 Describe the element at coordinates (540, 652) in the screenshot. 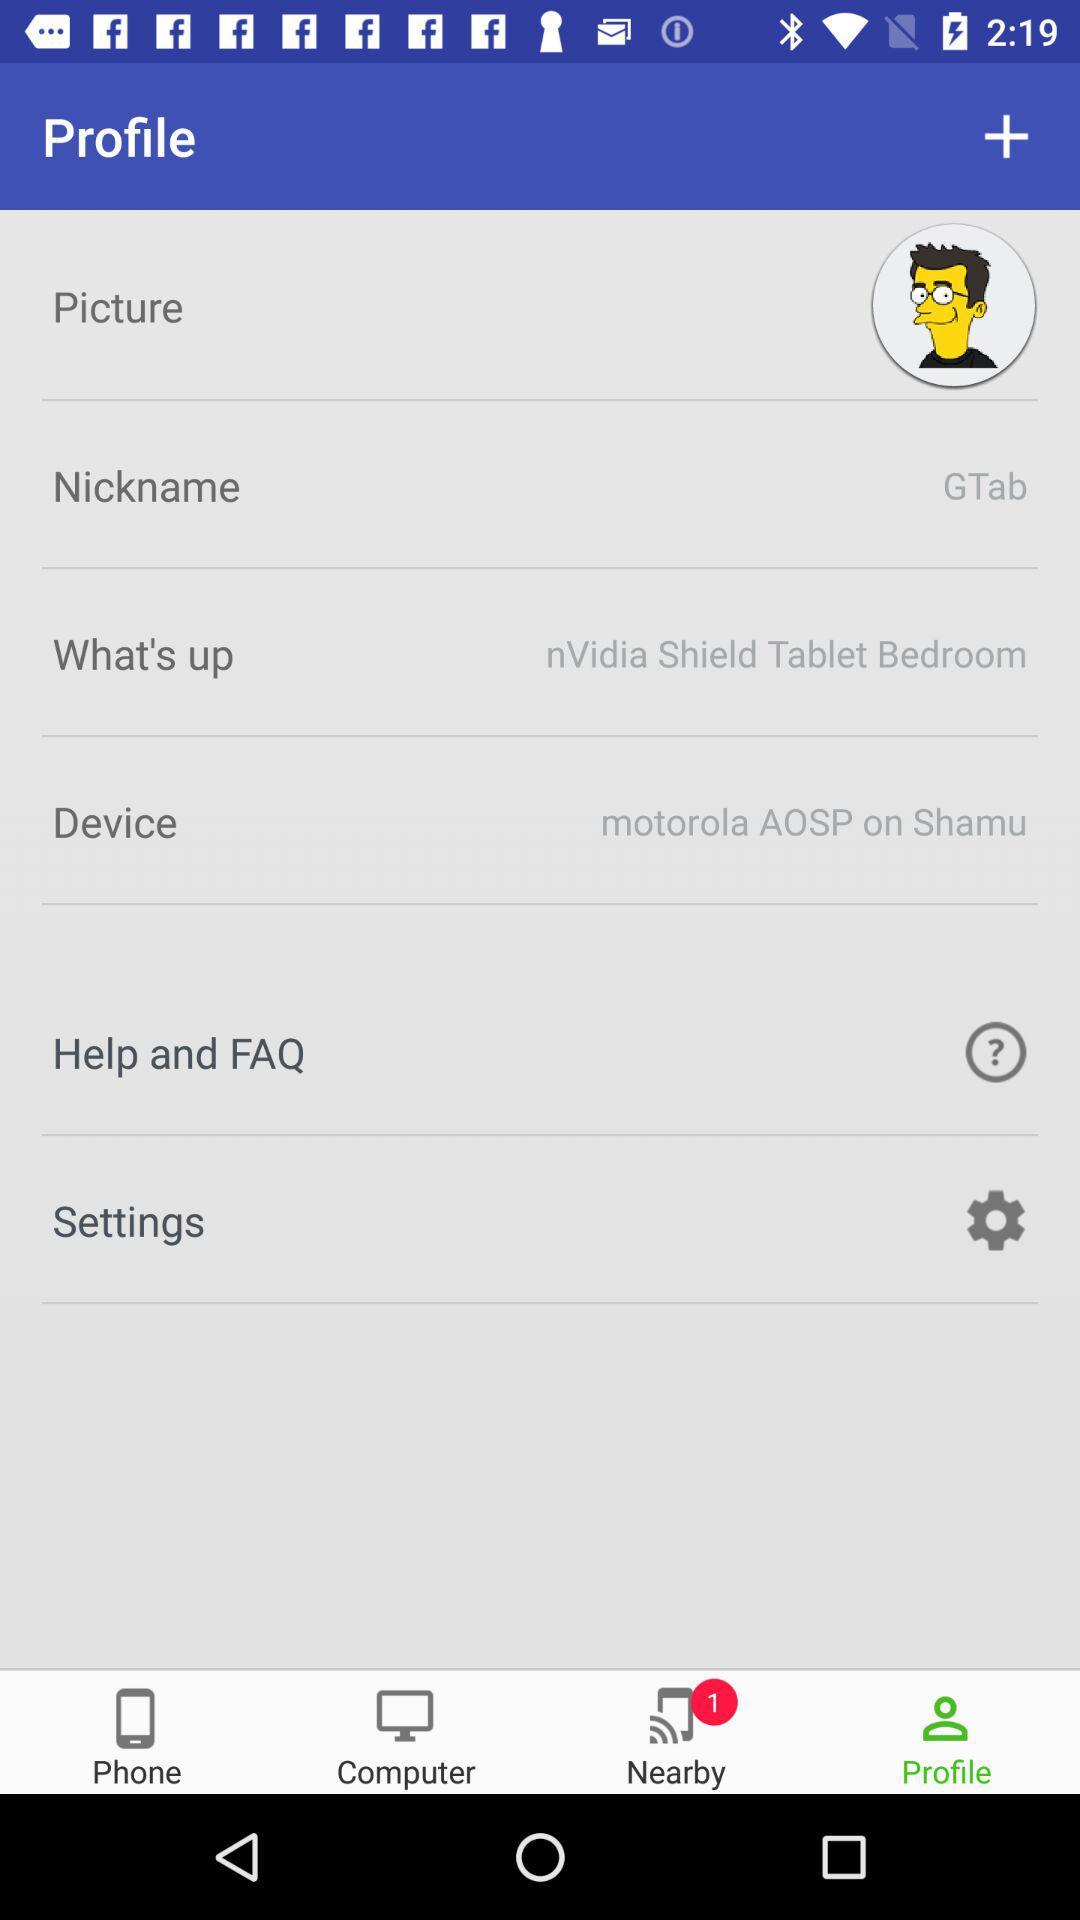

I see `texts below nickname and gtab` at that location.